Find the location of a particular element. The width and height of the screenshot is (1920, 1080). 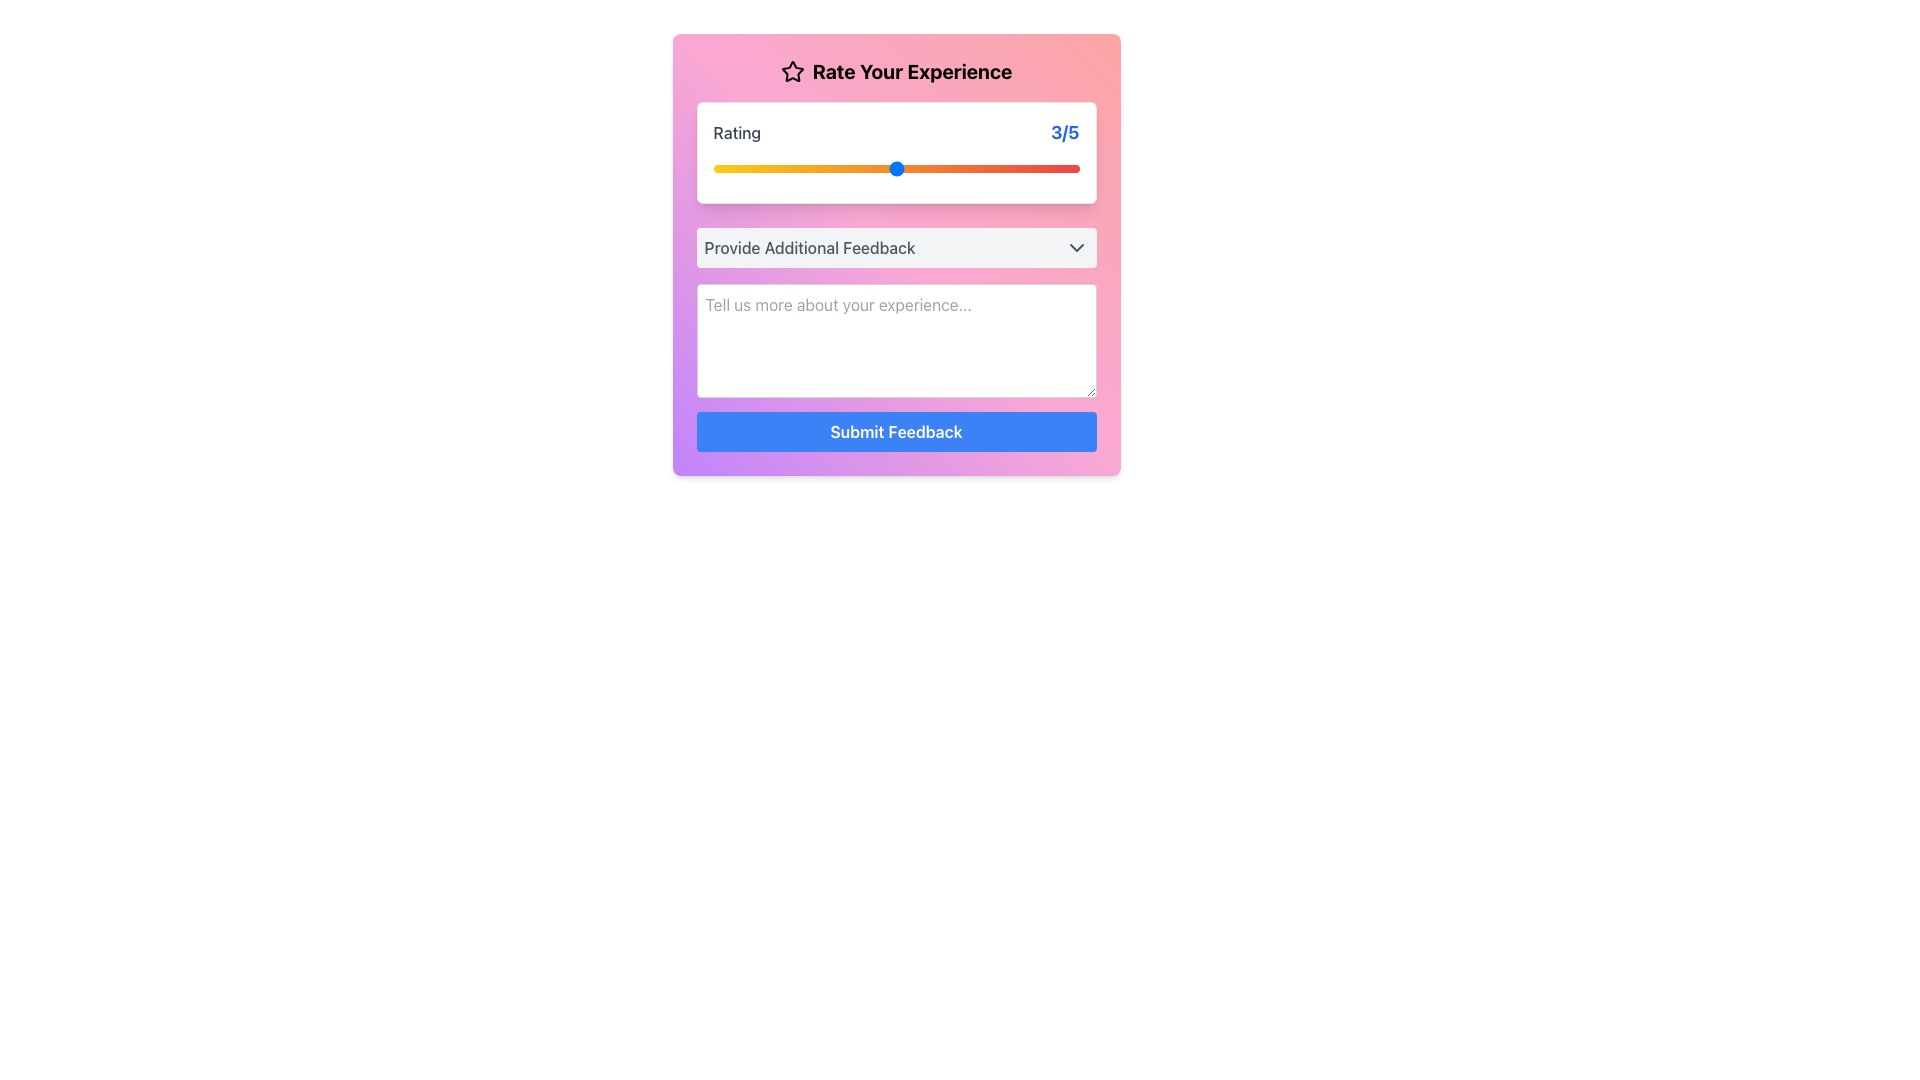

the interactive dropdown arrow icon located at the top-right corner of the 'Provide Additional Feedback' section is located at coordinates (1075, 246).